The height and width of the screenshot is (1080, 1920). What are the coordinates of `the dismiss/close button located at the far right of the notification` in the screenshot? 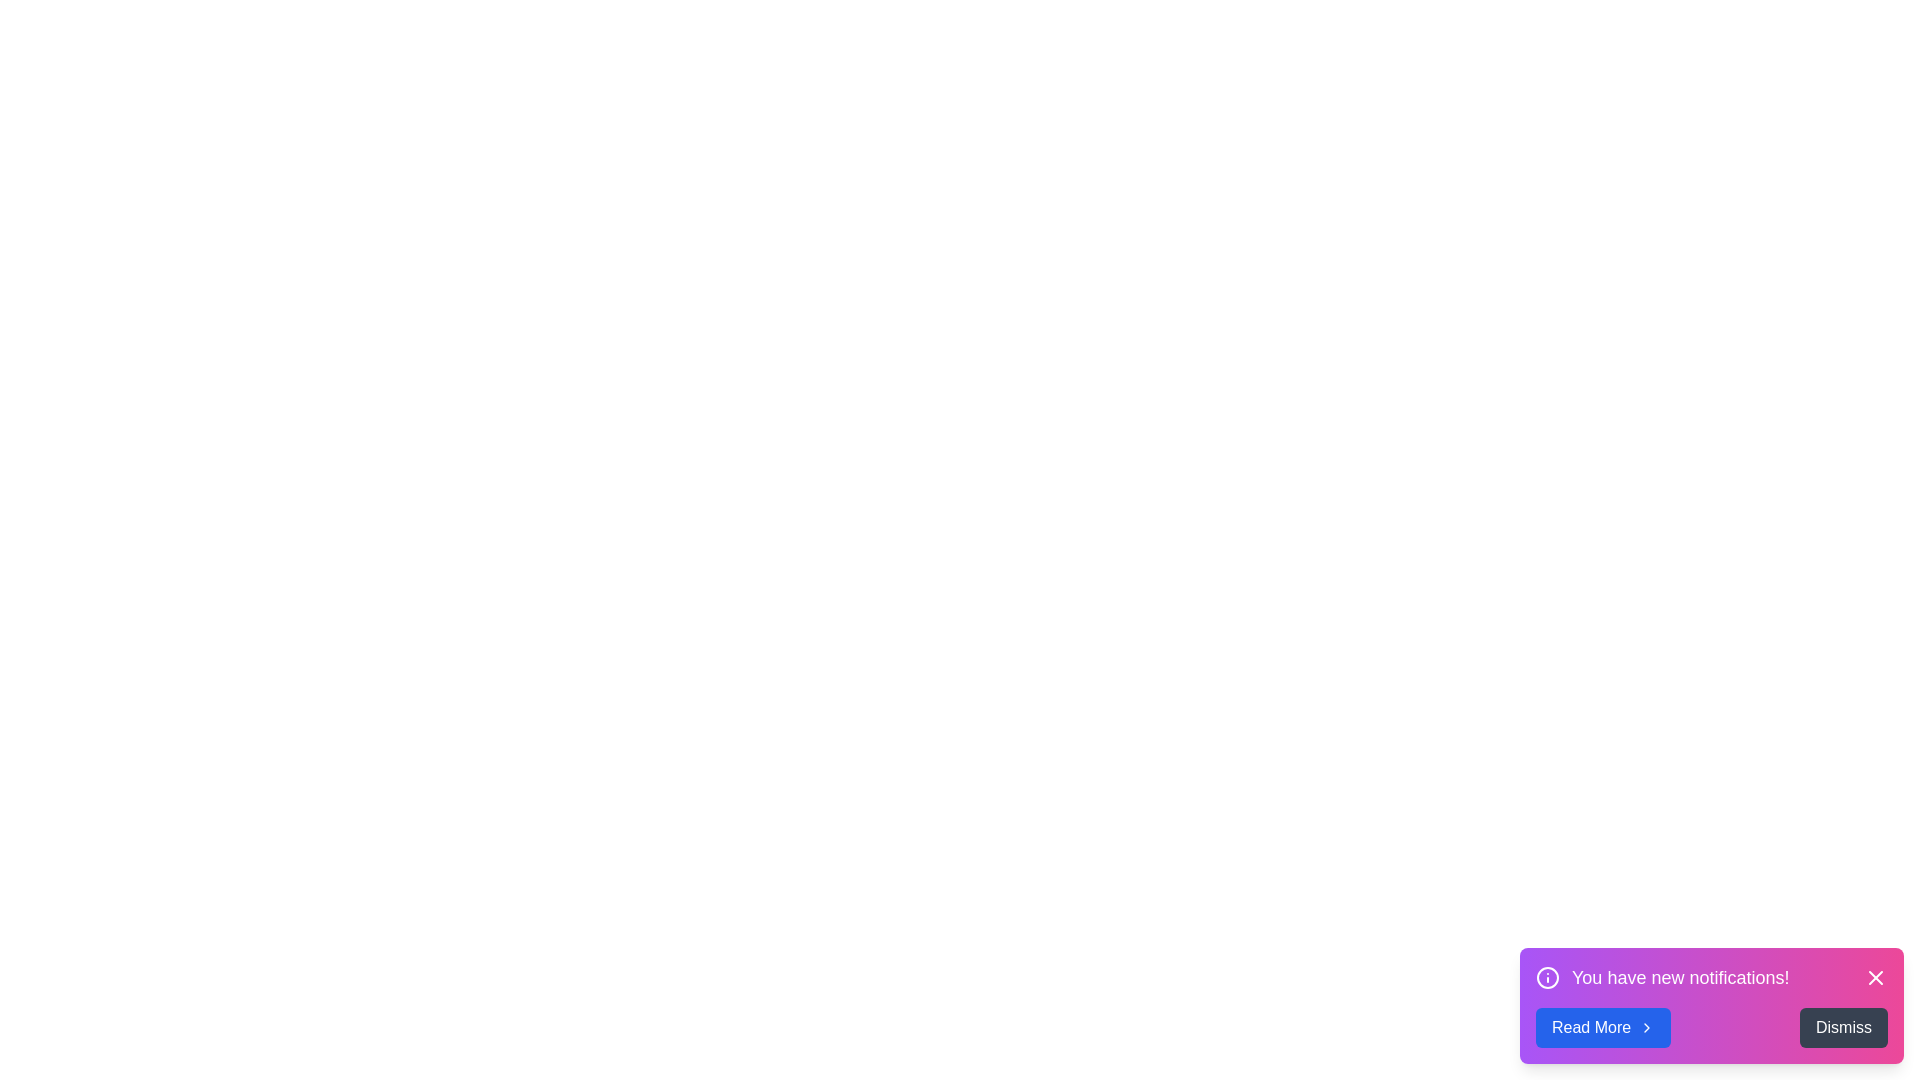 It's located at (1875, 977).